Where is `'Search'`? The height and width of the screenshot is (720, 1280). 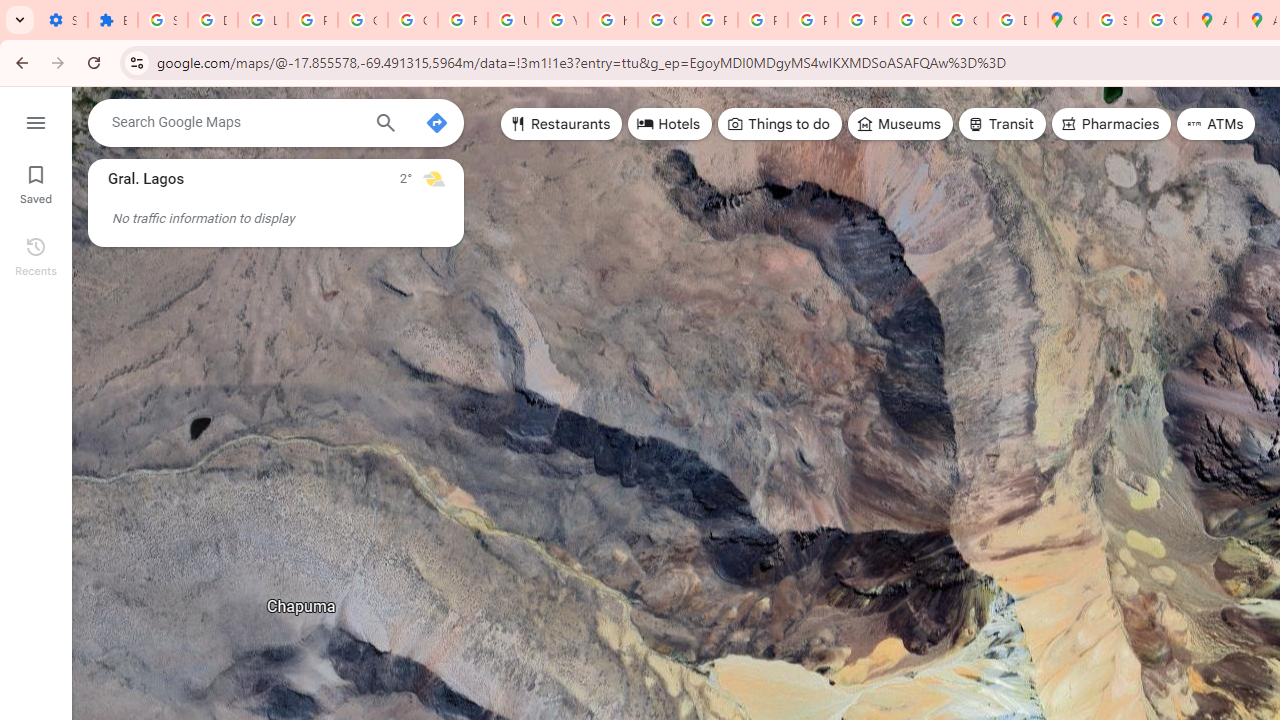
'Search' is located at coordinates (385, 125).